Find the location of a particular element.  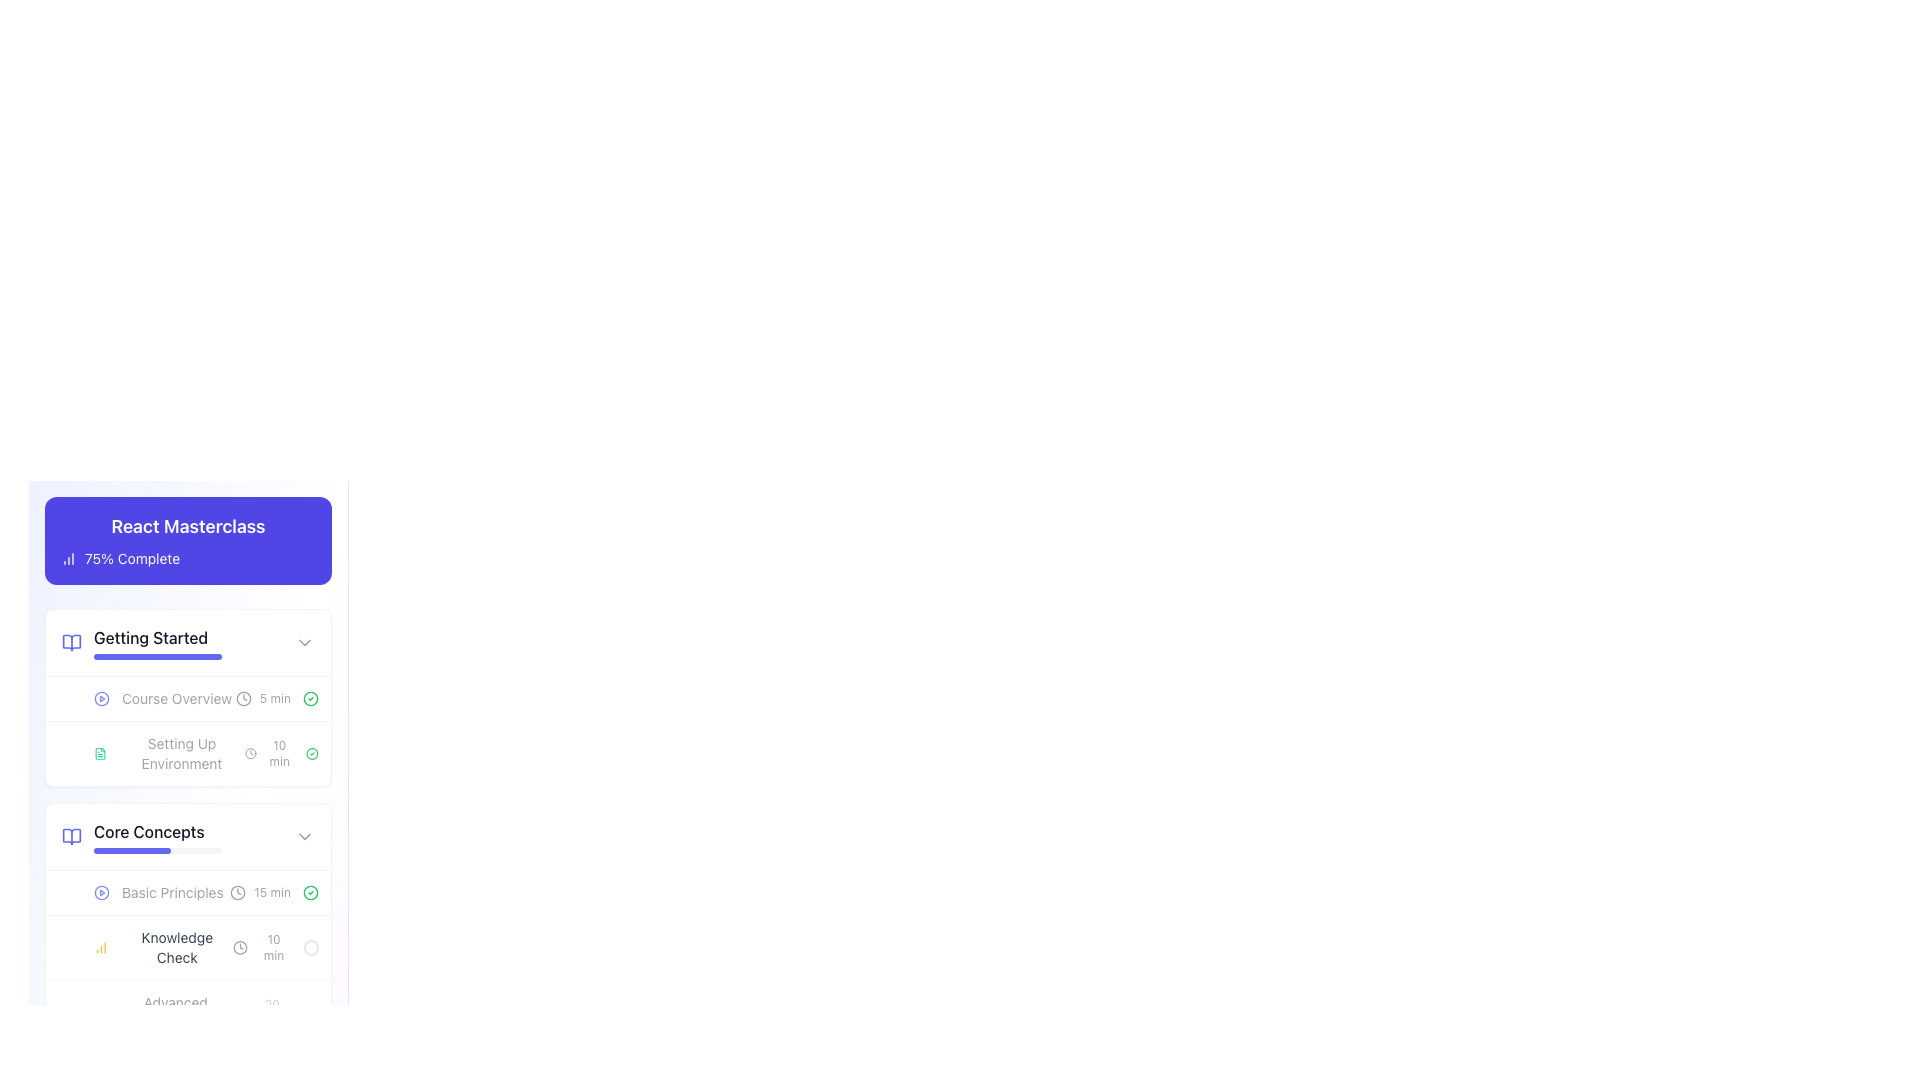

indicative meaning of the clock icon, which is positioned to the left of the '15 min' text in the 'Core Concepts' section, specifically aligned with 'Basic Principles' is located at coordinates (238, 892).